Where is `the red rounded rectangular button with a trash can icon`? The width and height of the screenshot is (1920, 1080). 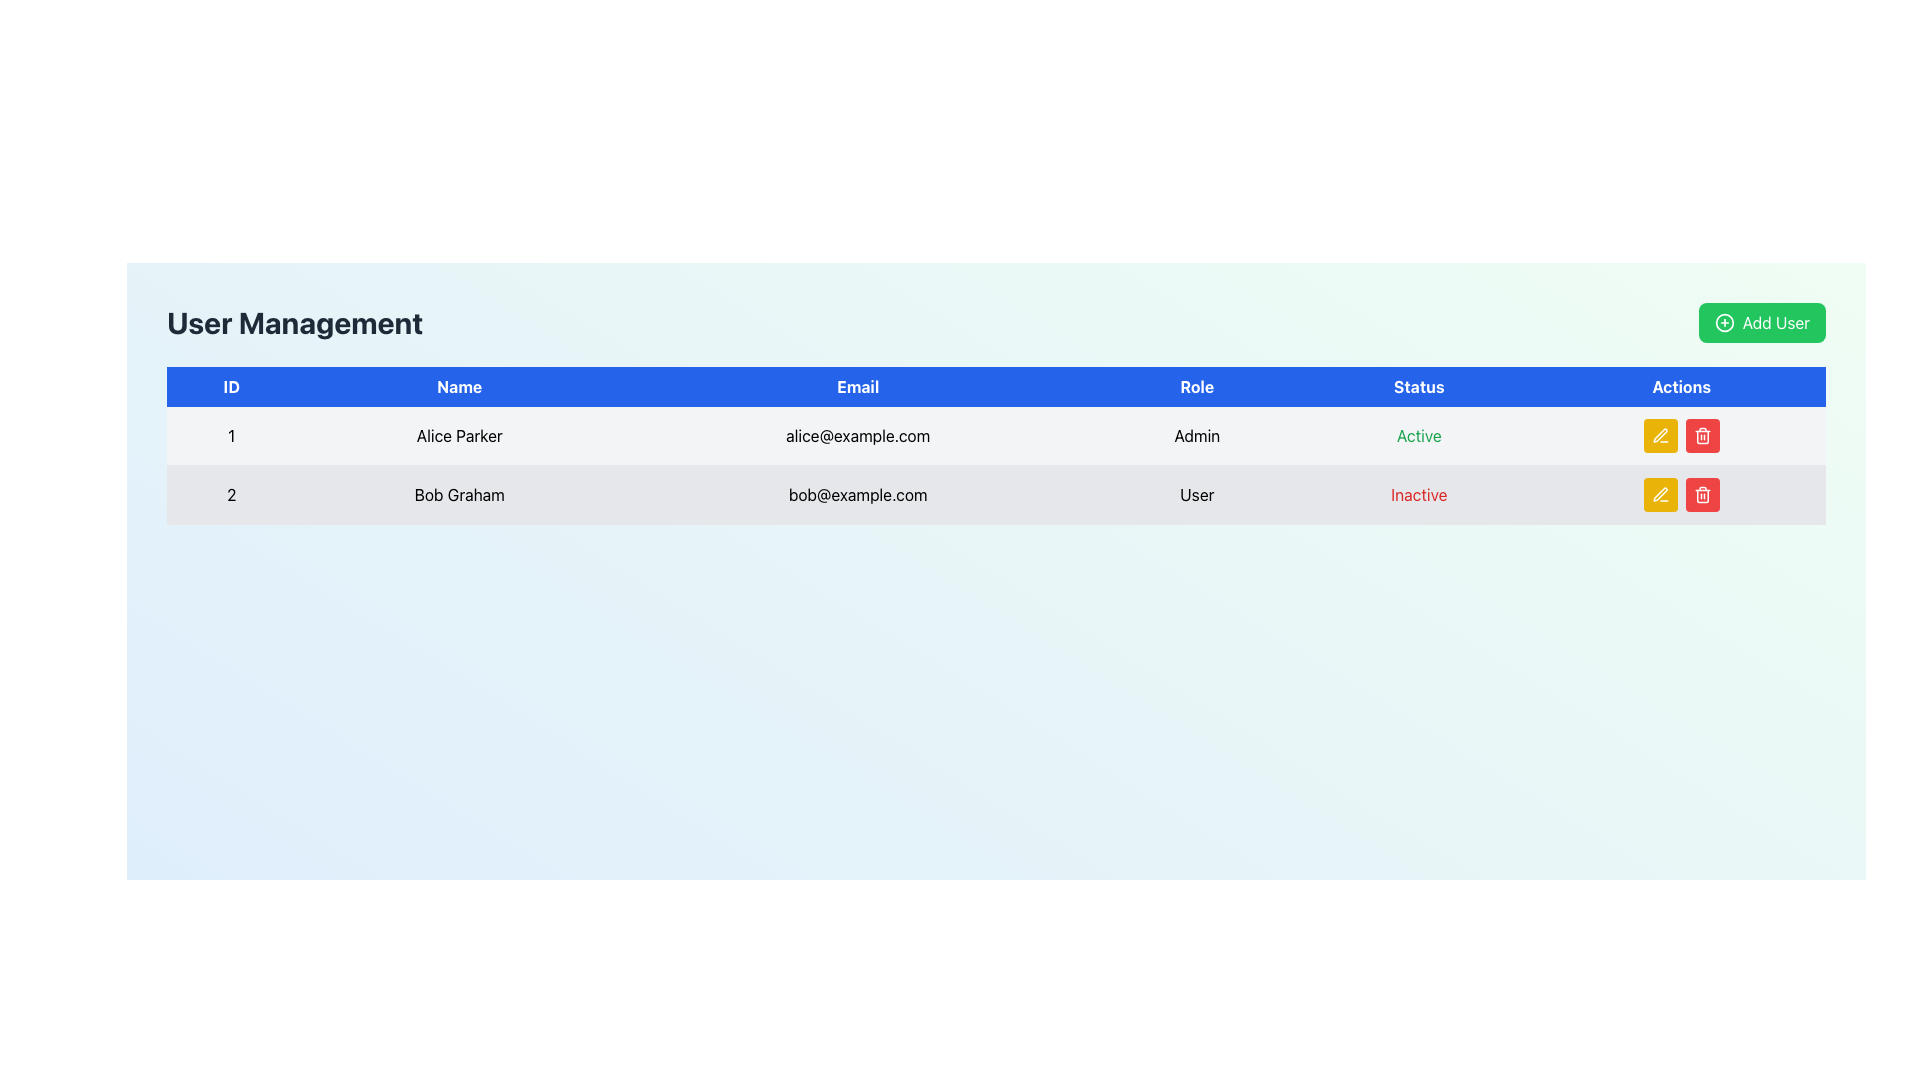 the red rounded rectangular button with a trash can icon is located at coordinates (1701, 434).